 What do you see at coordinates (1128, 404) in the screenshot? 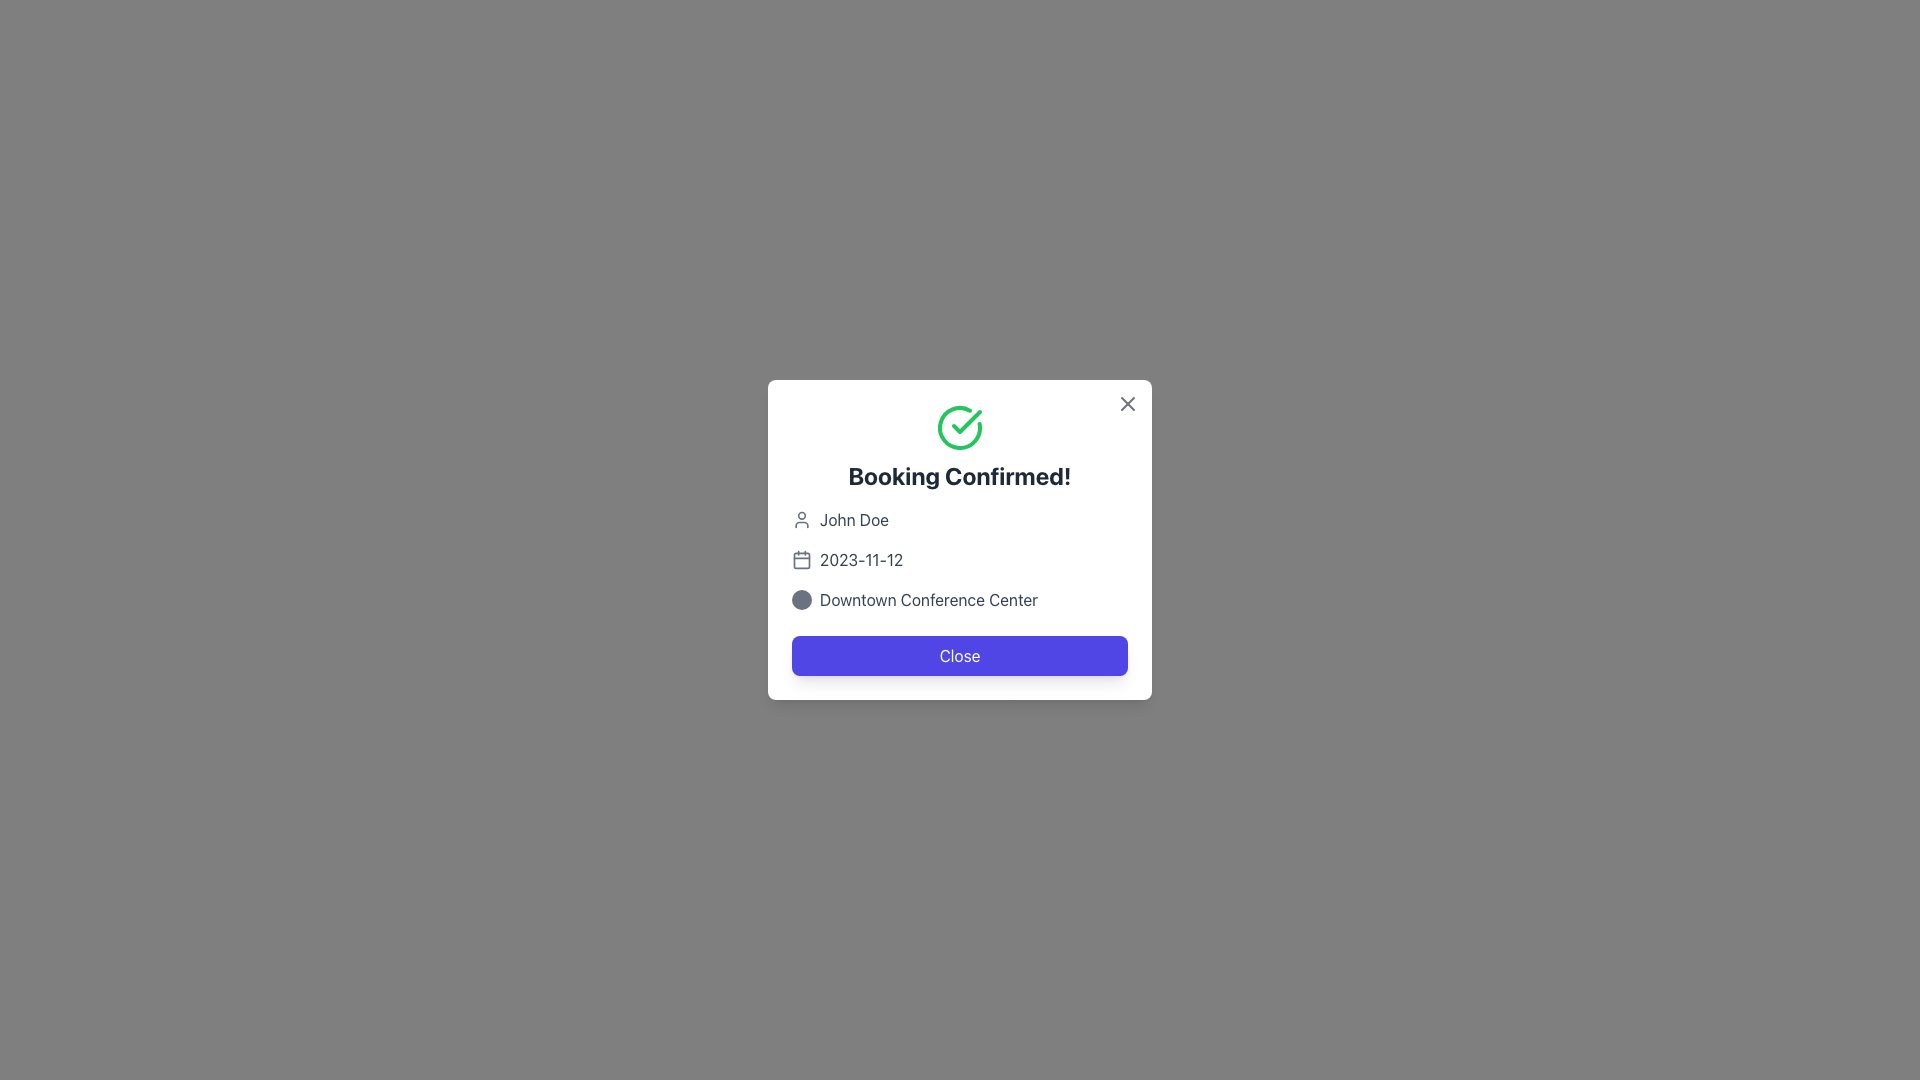
I see `the close button with a gray 'X' icon located at the top-right corner of the white pop-up box` at bounding box center [1128, 404].